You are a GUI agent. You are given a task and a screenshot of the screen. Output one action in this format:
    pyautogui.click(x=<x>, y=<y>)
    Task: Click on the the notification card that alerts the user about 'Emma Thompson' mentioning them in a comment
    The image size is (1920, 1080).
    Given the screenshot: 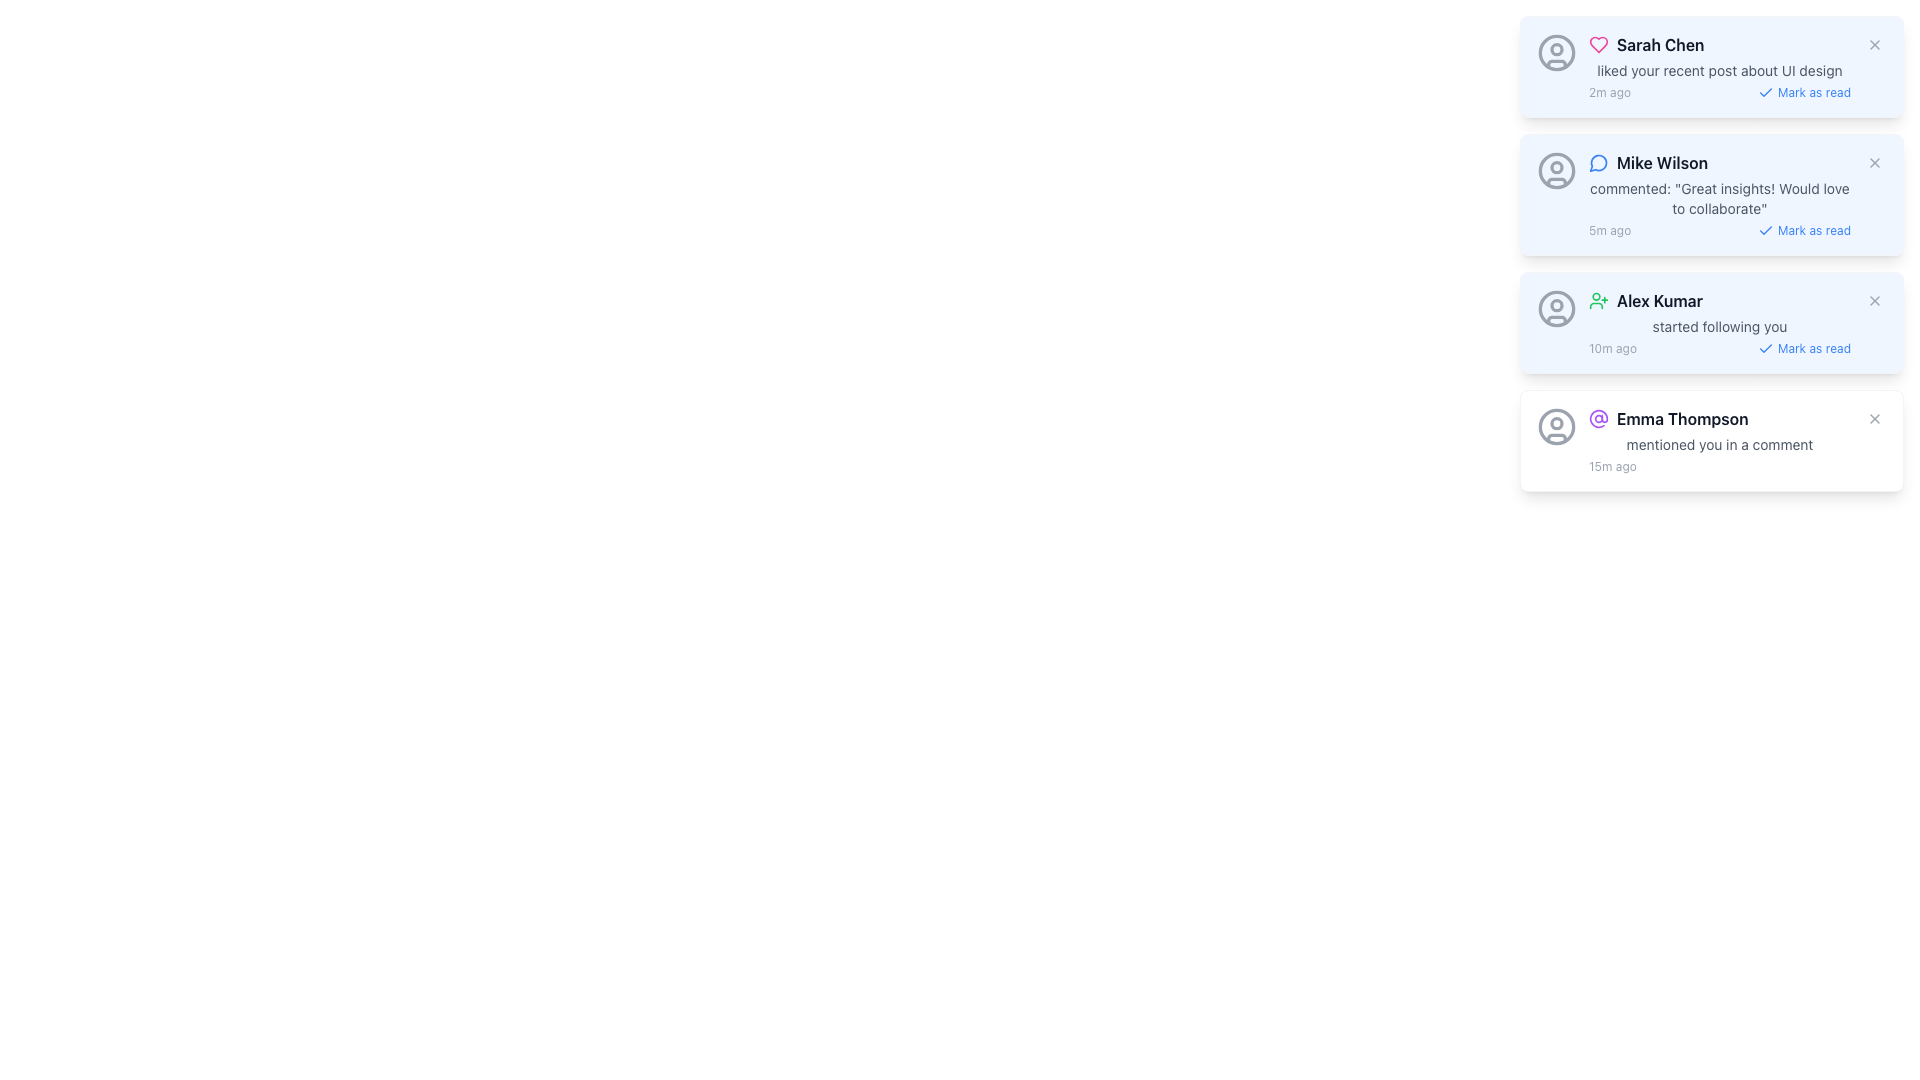 What is the action you would take?
    pyautogui.click(x=1718, y=439)
    